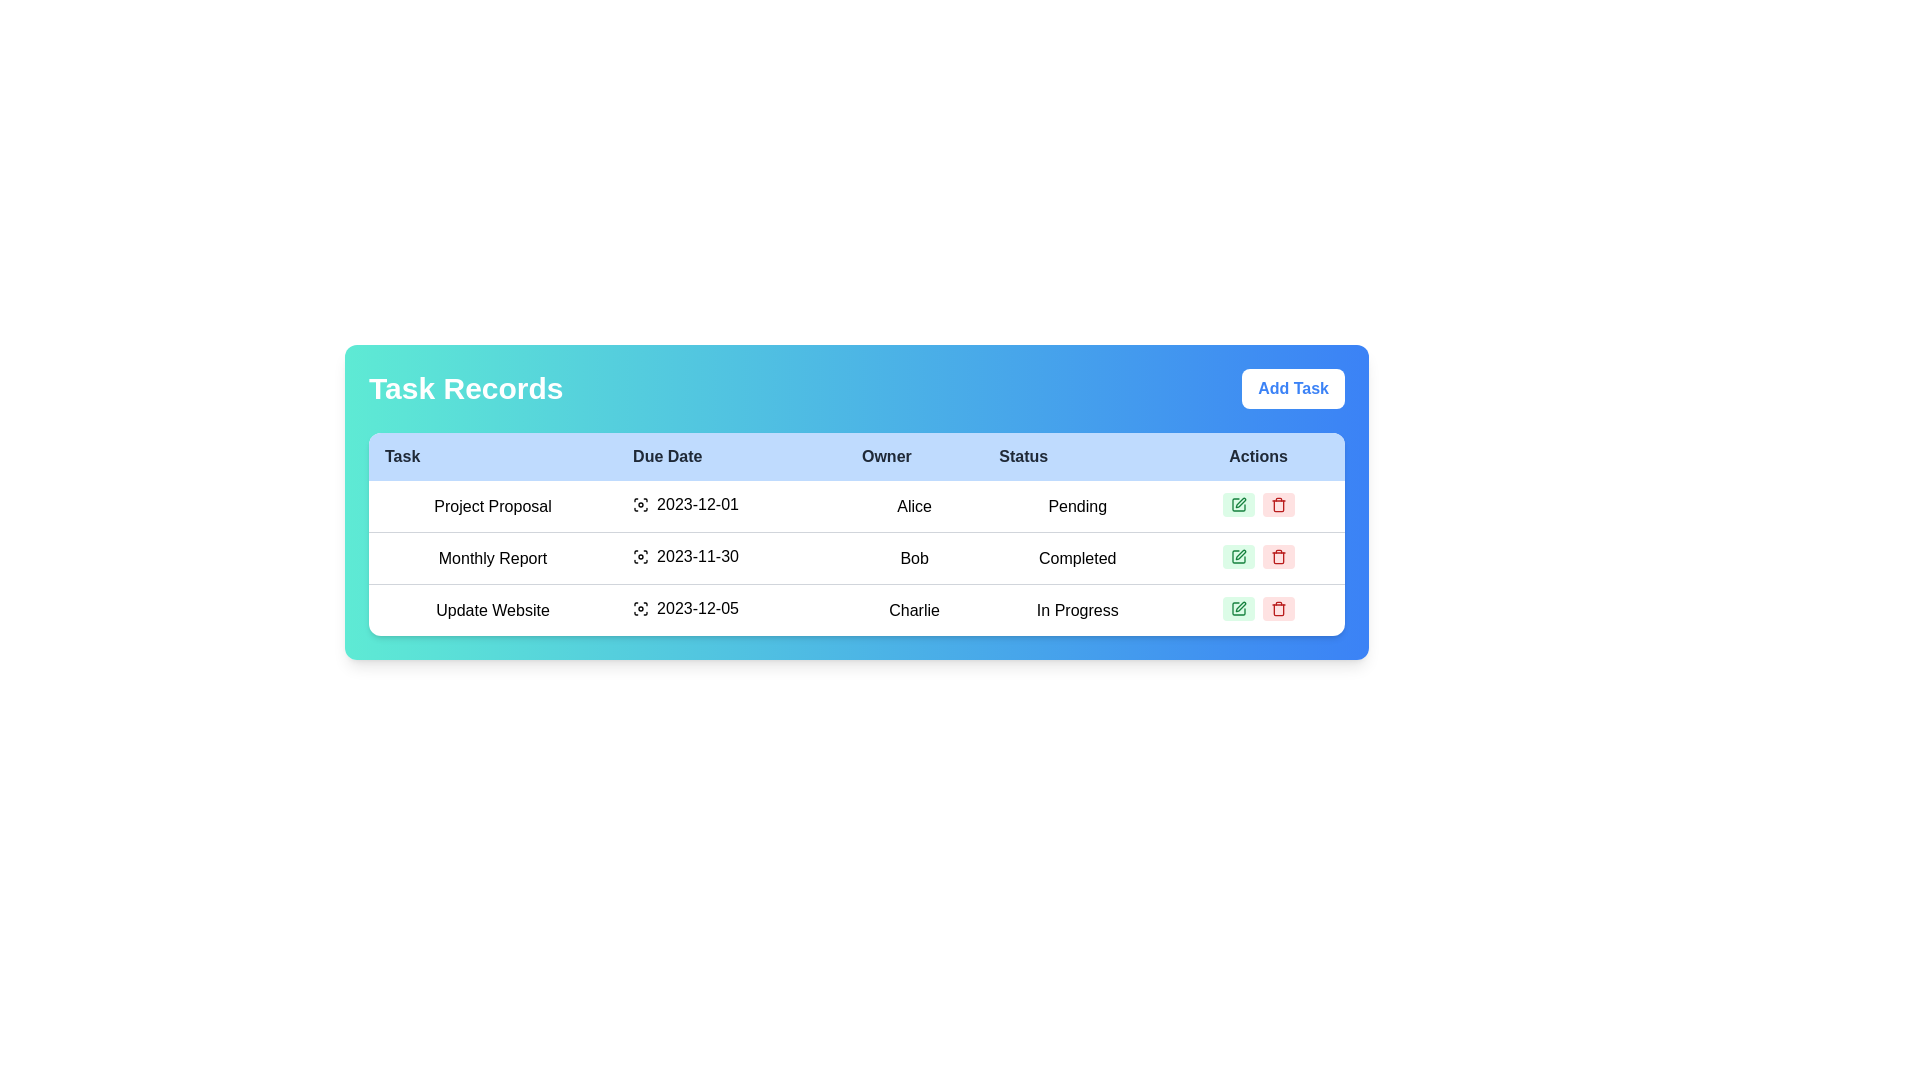 The height and width of the screenshot is (1080, 1920). Describe the element at coordinates (1238, 501) in the screenshot. I see `the pen-shaped icon in the 'Actions' column of the 'Task Records' section` at that location.